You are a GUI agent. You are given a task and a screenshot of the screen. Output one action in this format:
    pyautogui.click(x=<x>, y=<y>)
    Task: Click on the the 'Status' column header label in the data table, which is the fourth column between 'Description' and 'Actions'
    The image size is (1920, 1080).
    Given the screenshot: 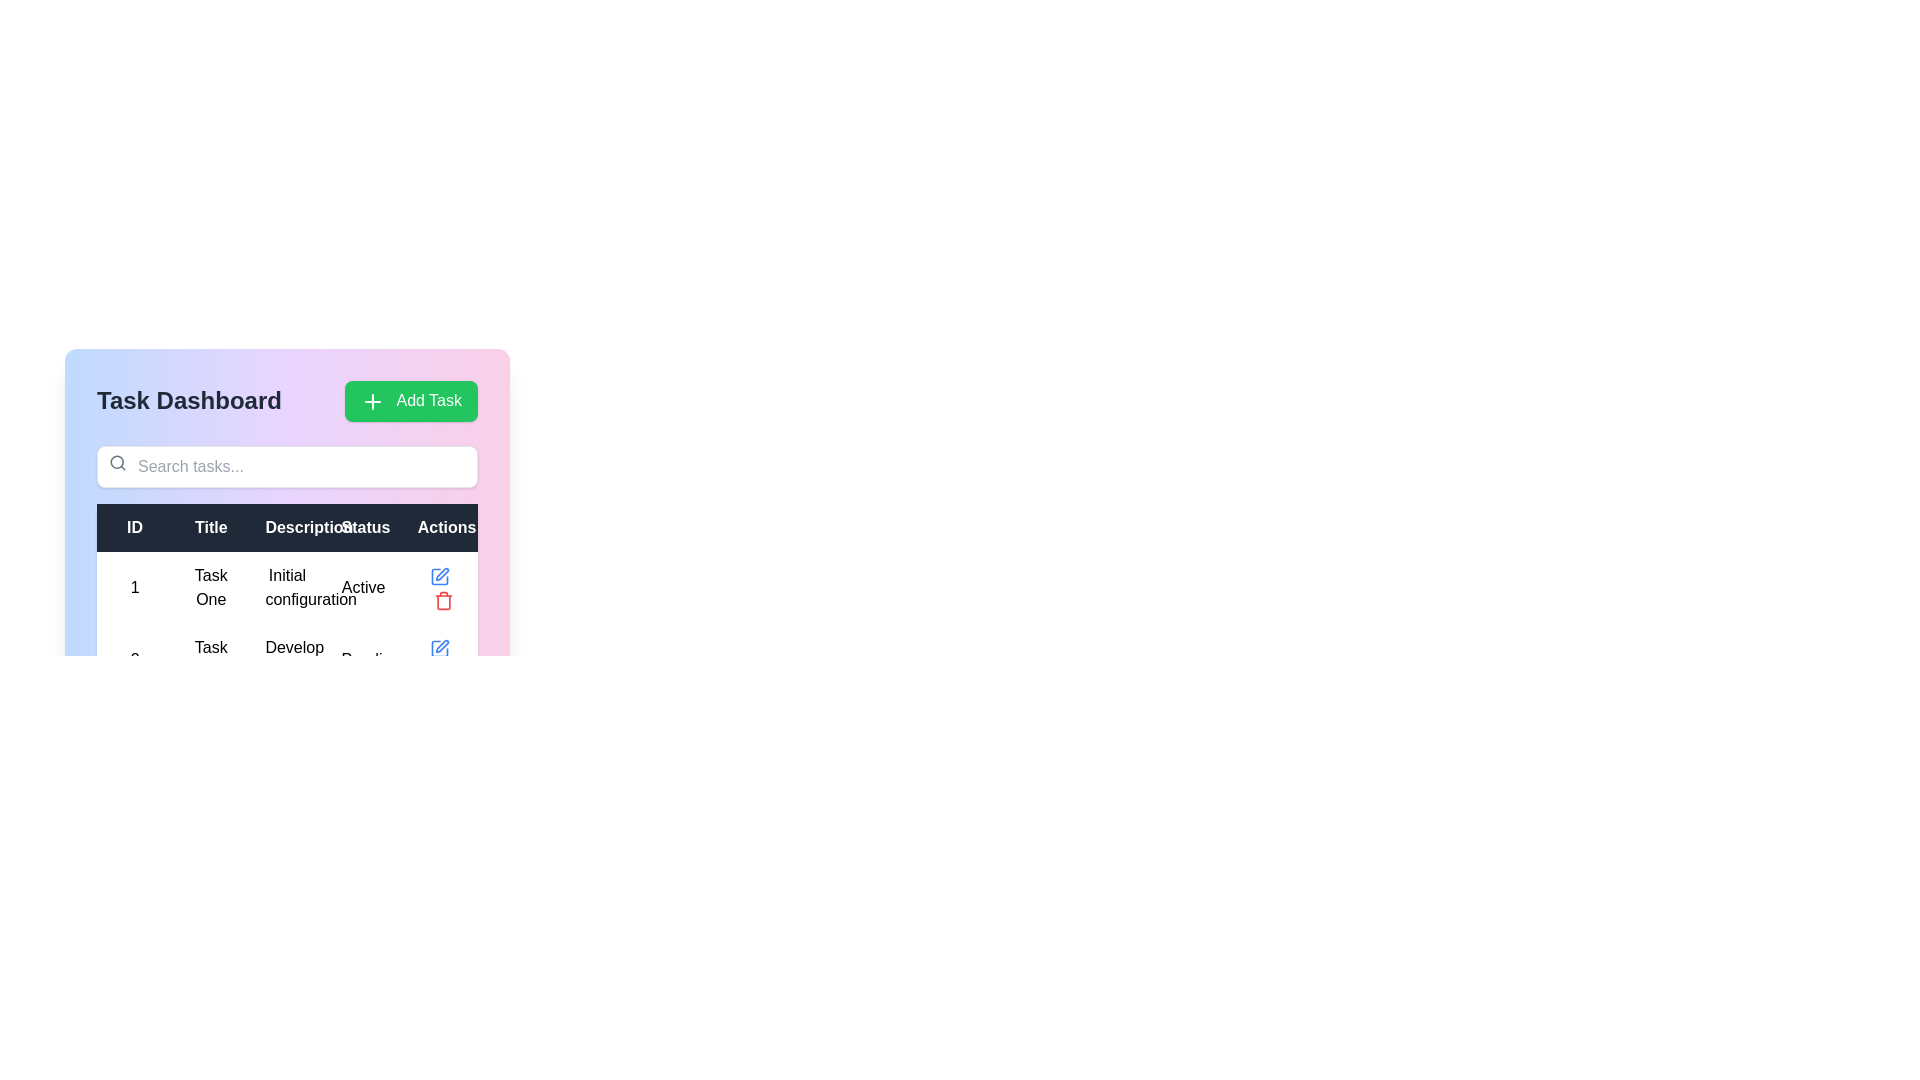 What is the action you would take?
    pyautogui.click(x=363, y=526)
    